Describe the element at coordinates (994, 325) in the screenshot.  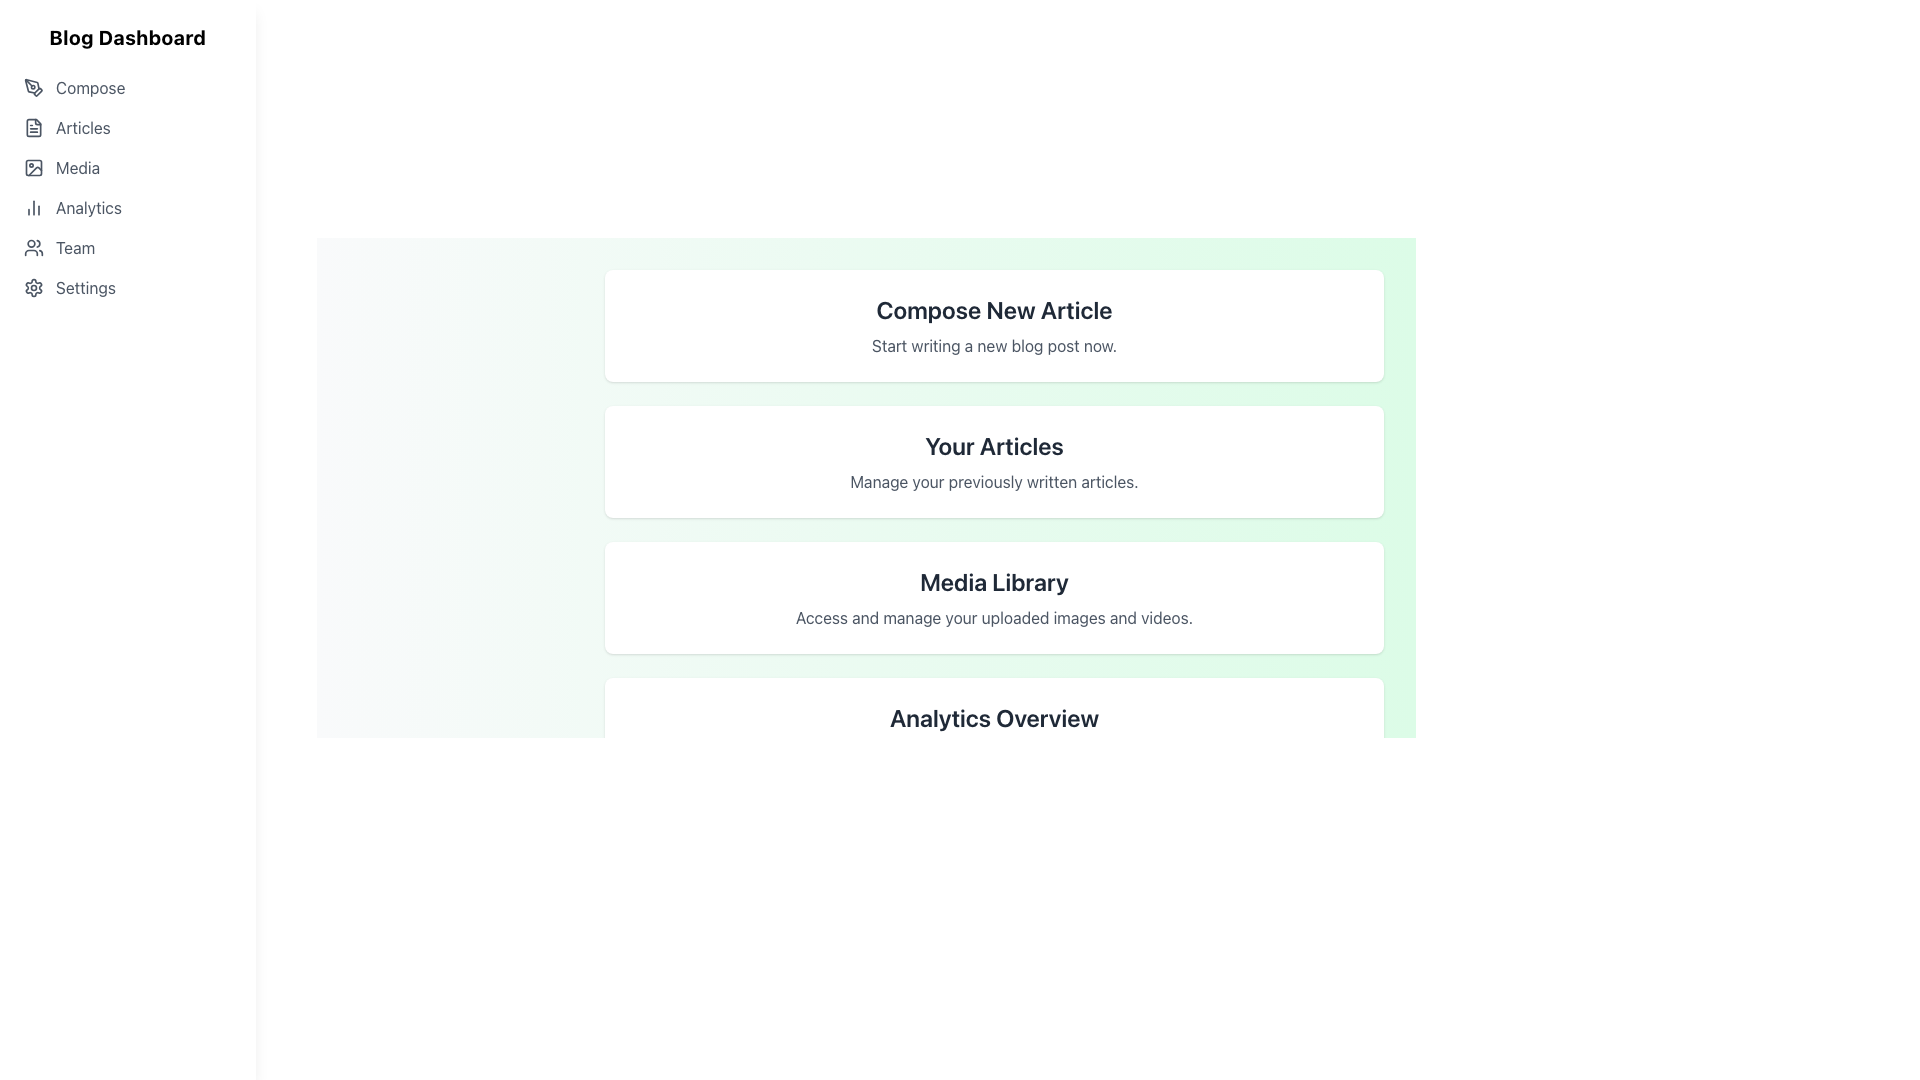
I see `the 'Compose New Article' card, which is a white rectangular box with rounded corners and contains the title in bold and the description in lighter font` at that location.